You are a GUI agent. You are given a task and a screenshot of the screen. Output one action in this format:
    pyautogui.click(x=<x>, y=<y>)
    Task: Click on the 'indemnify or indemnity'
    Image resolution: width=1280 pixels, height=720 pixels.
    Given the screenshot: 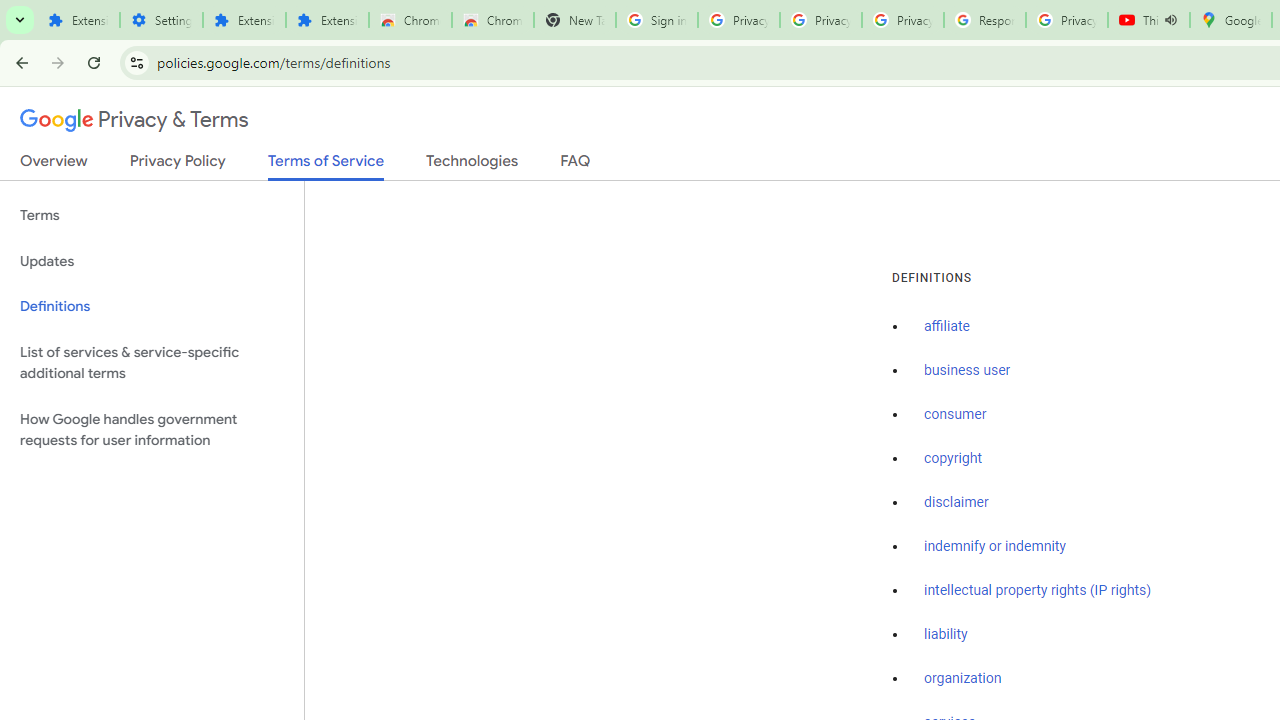 What is the action you would take?
    pyautogui.click(x=995, y=546)
    